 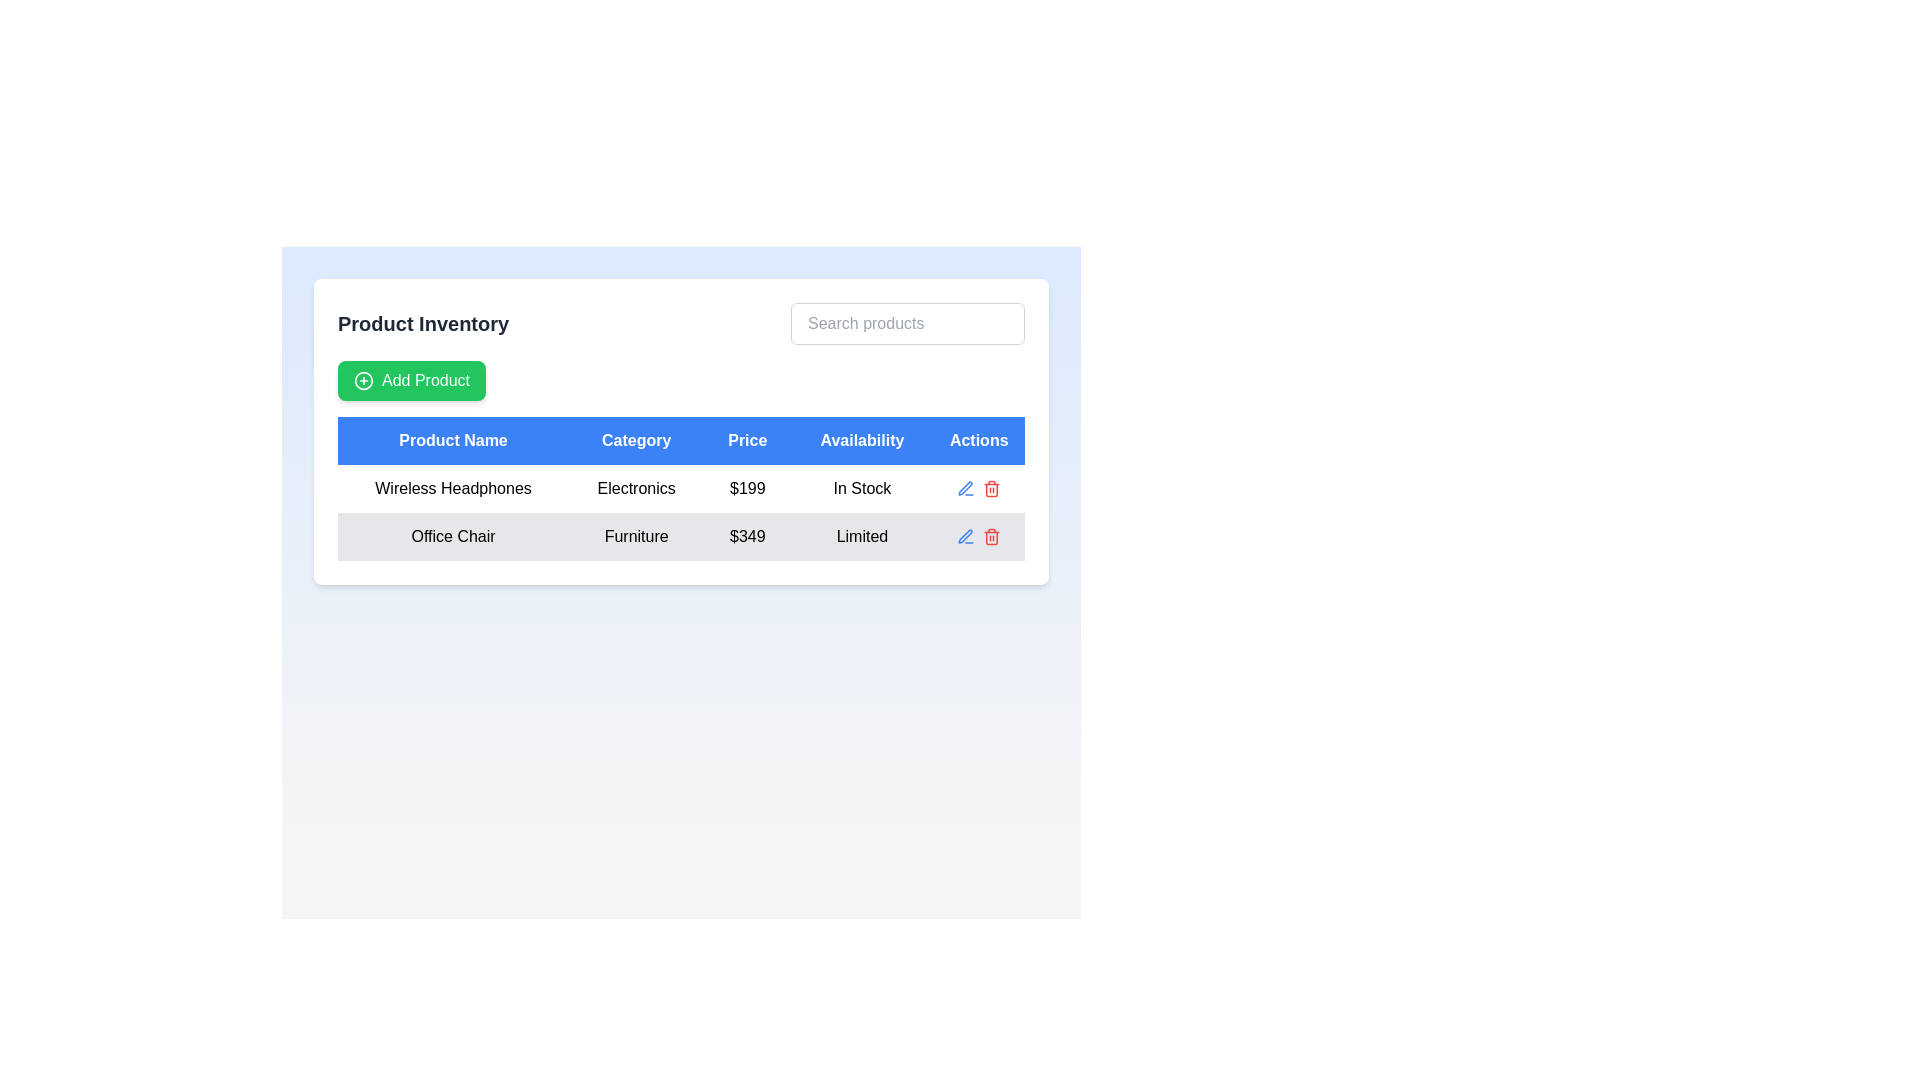 I want to click on the availability status text label located in the second row of the table, which is next to the '$349' entry in the 'Price' column, so click(x=862, y=535).